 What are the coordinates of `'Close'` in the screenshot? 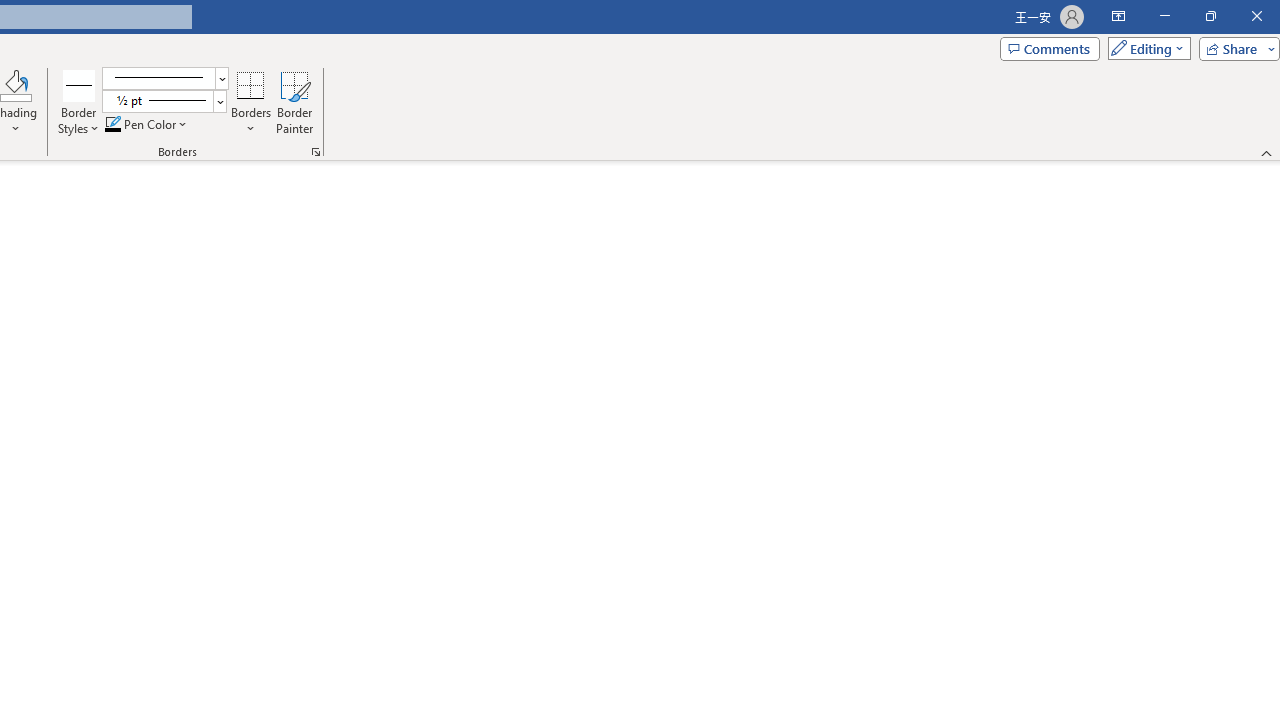 It's located at (1255, 16).